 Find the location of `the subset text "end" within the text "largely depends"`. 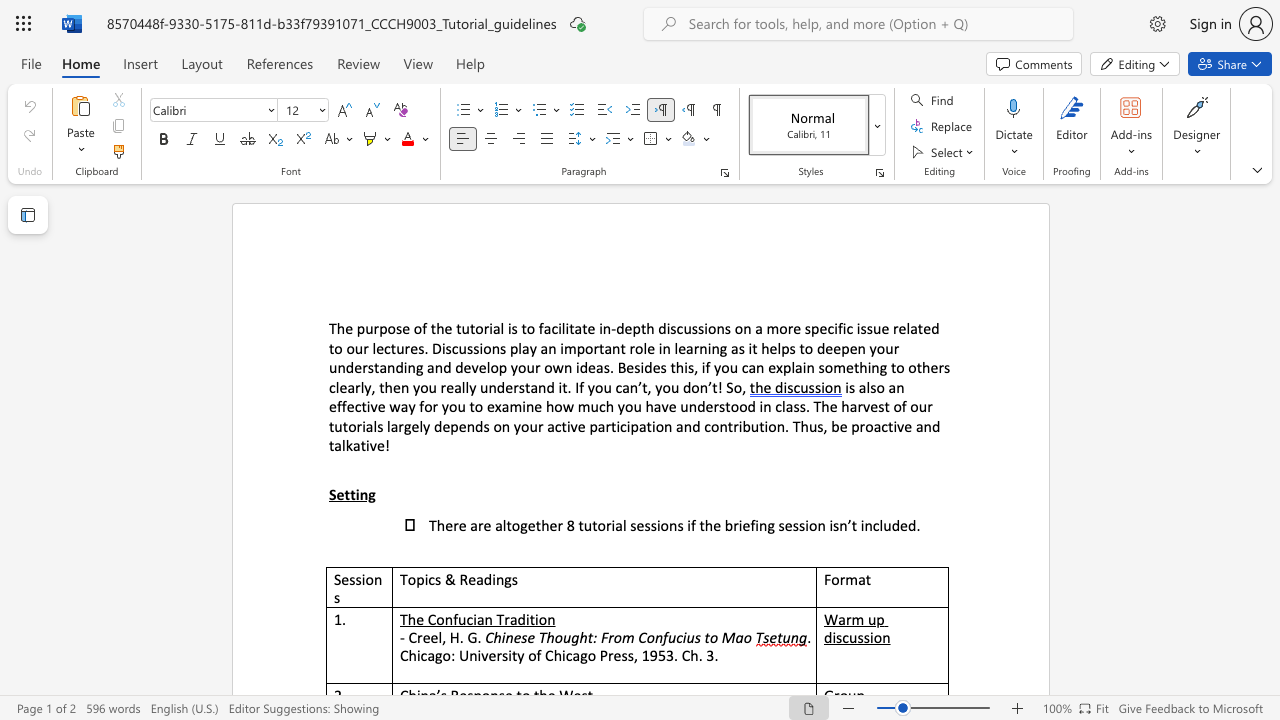

the subset text "end" within the text "largely depends" is located at coordinates (457, 425).